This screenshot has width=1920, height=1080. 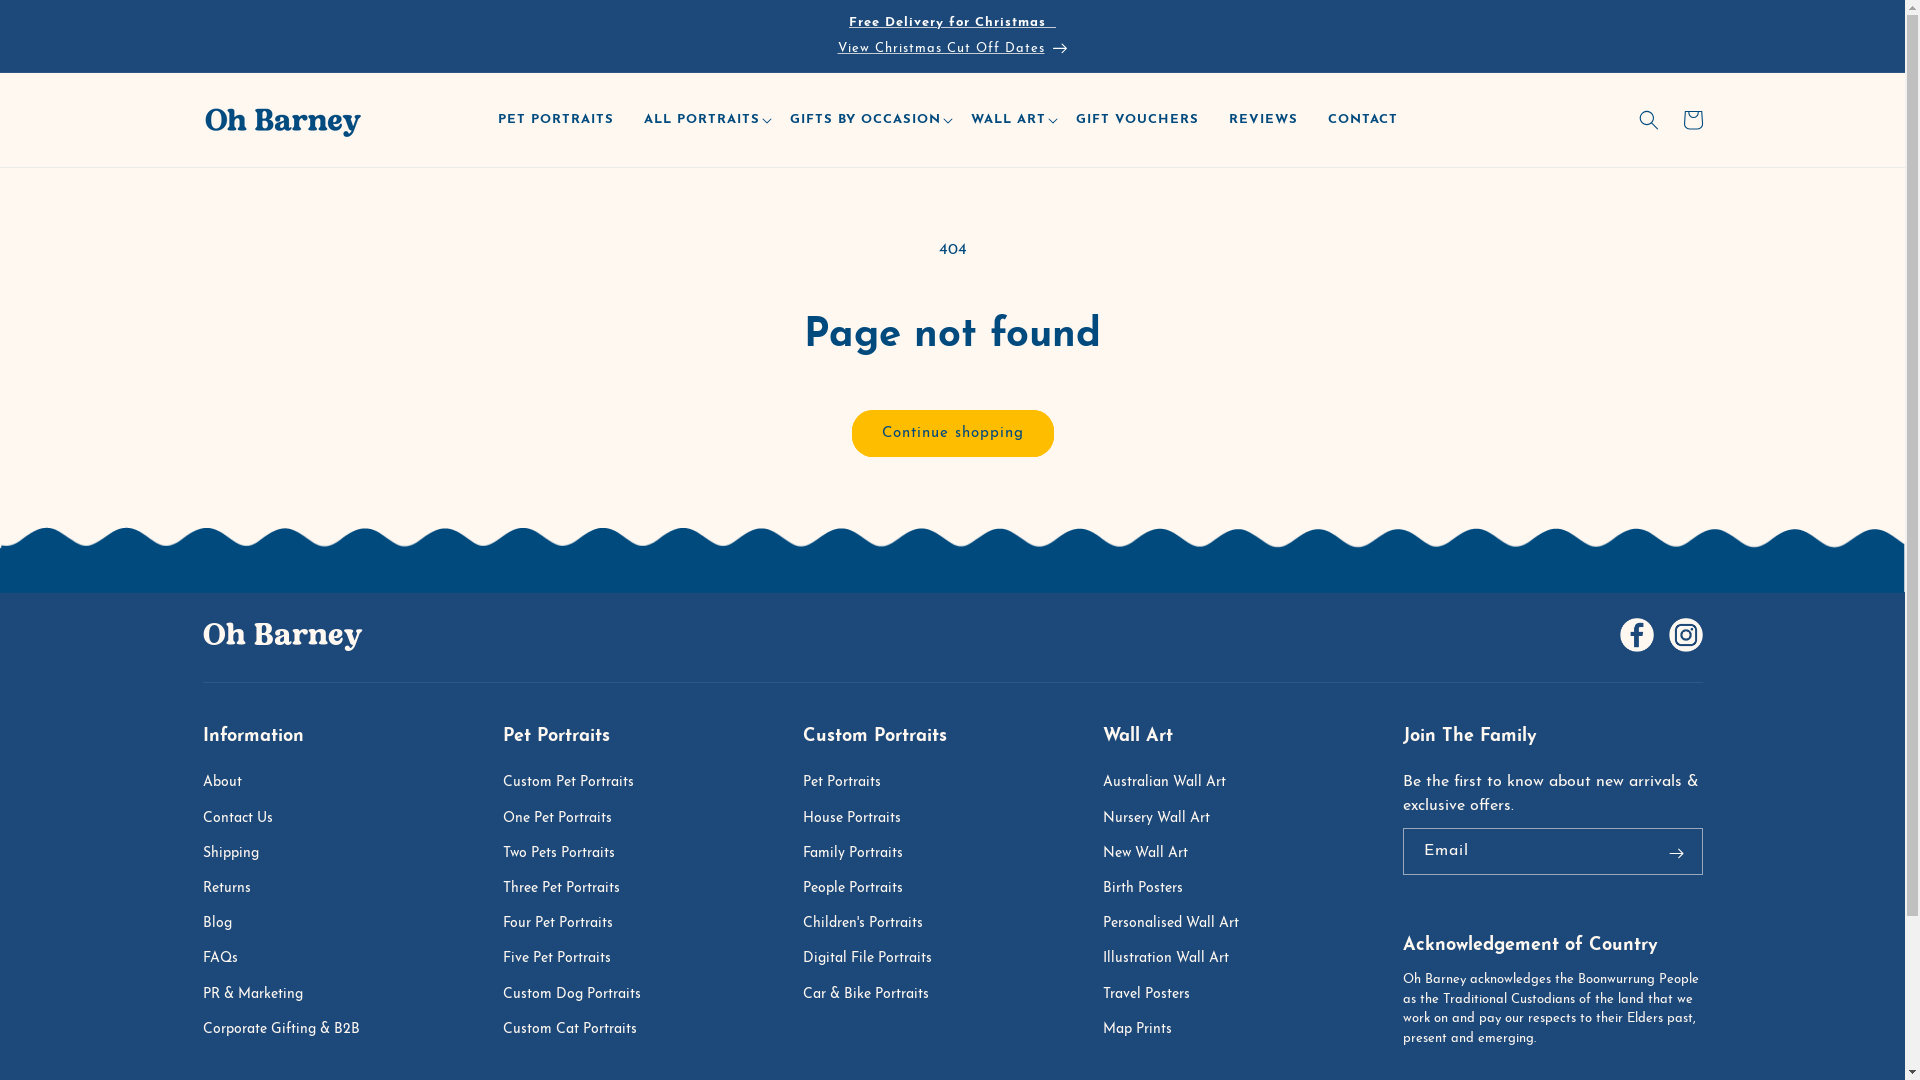 What do you see at coordinates (1101, 784) in the screenshot?
I see `'Australian Wall Art'` at bounding box center [1101, 784].